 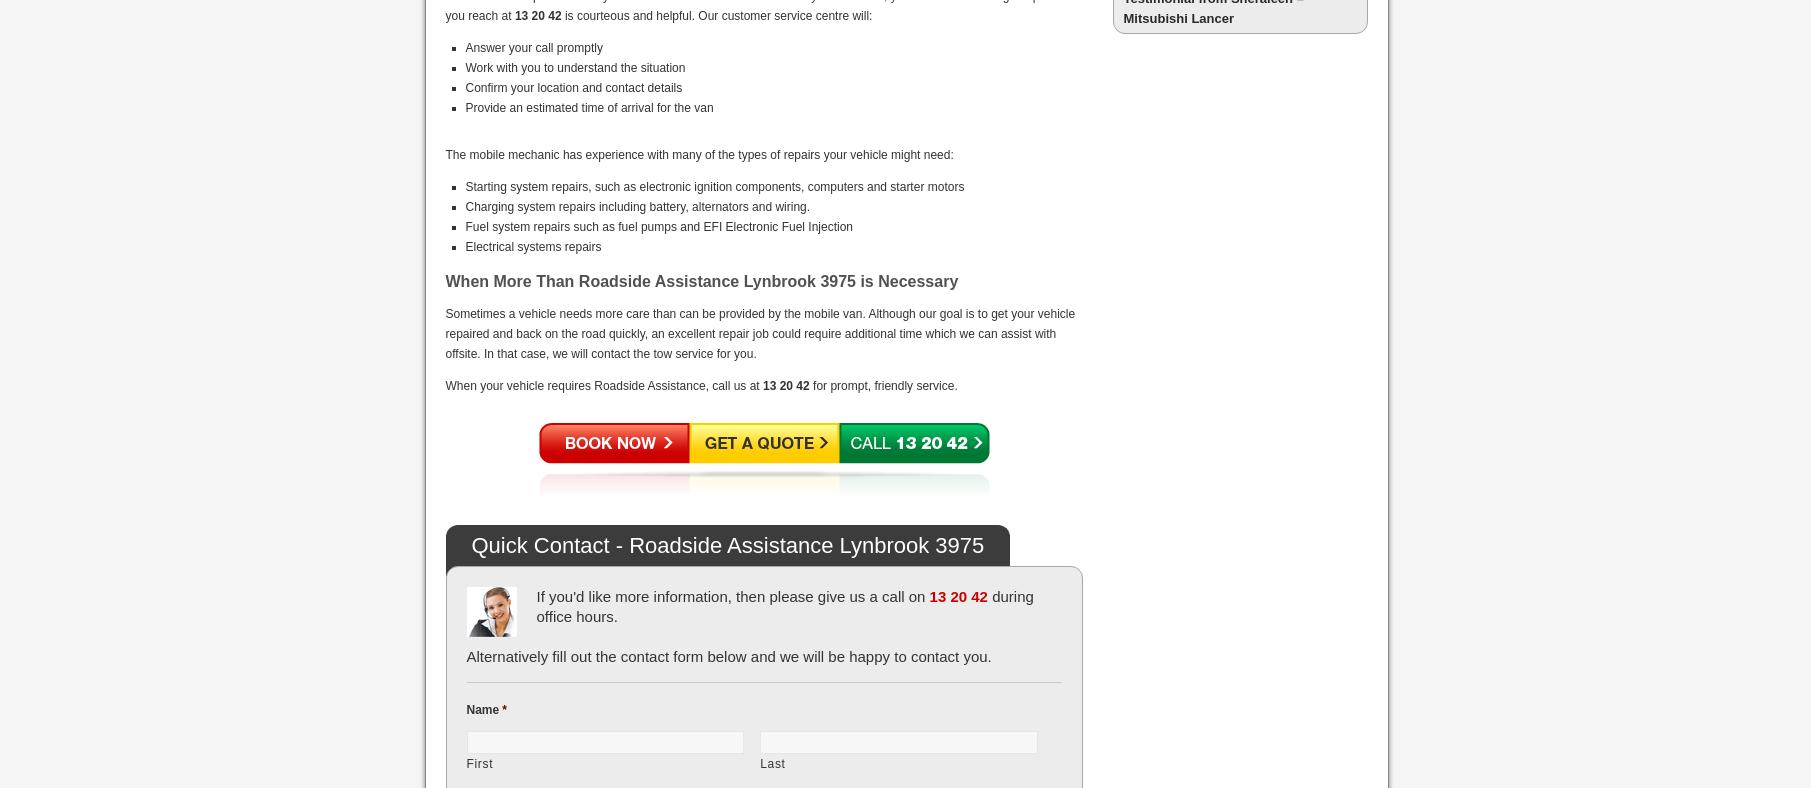 What do you see at coordinates (699, 154) in the screenshot?
I see `'The mobile mechanic has experience with many of the types of repairs your vehicle might need:'` at bounding box center [699, 154].